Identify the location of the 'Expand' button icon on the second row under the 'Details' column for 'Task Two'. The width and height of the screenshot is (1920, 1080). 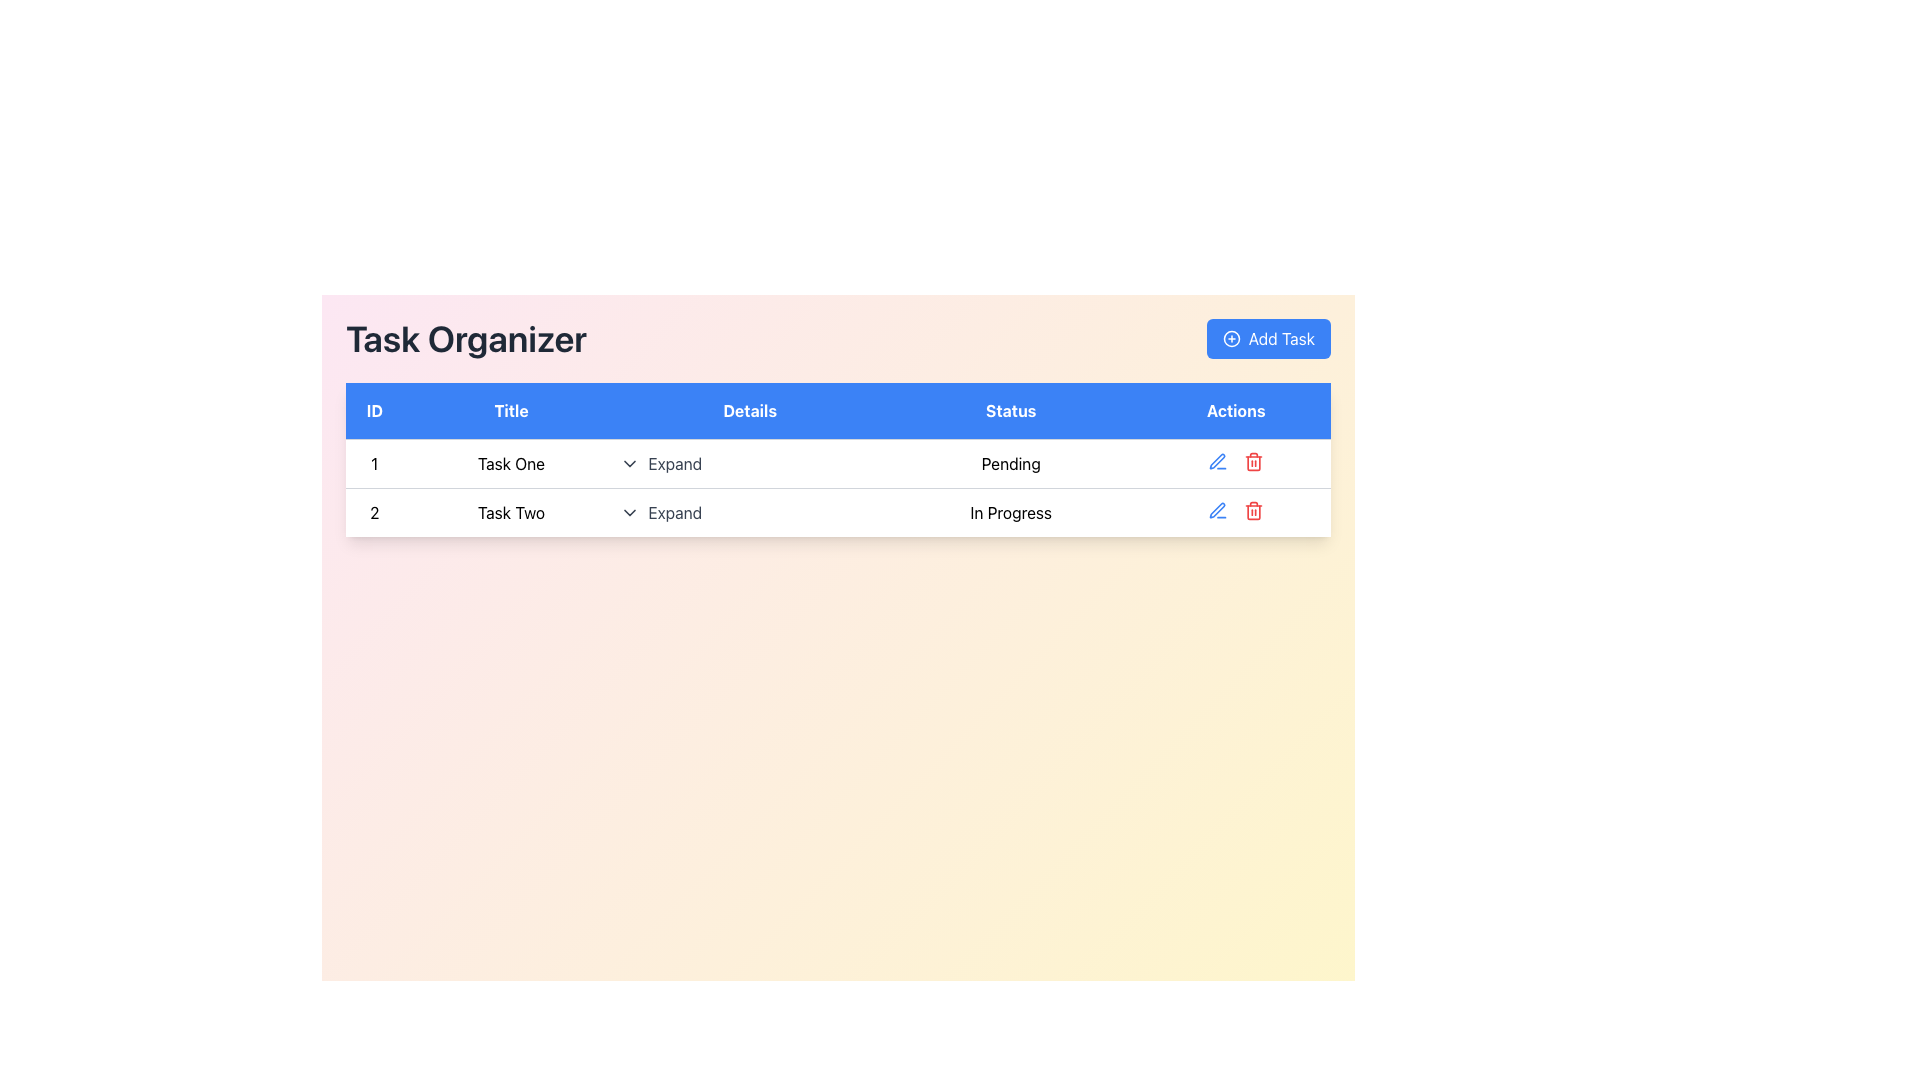
(629, 512).